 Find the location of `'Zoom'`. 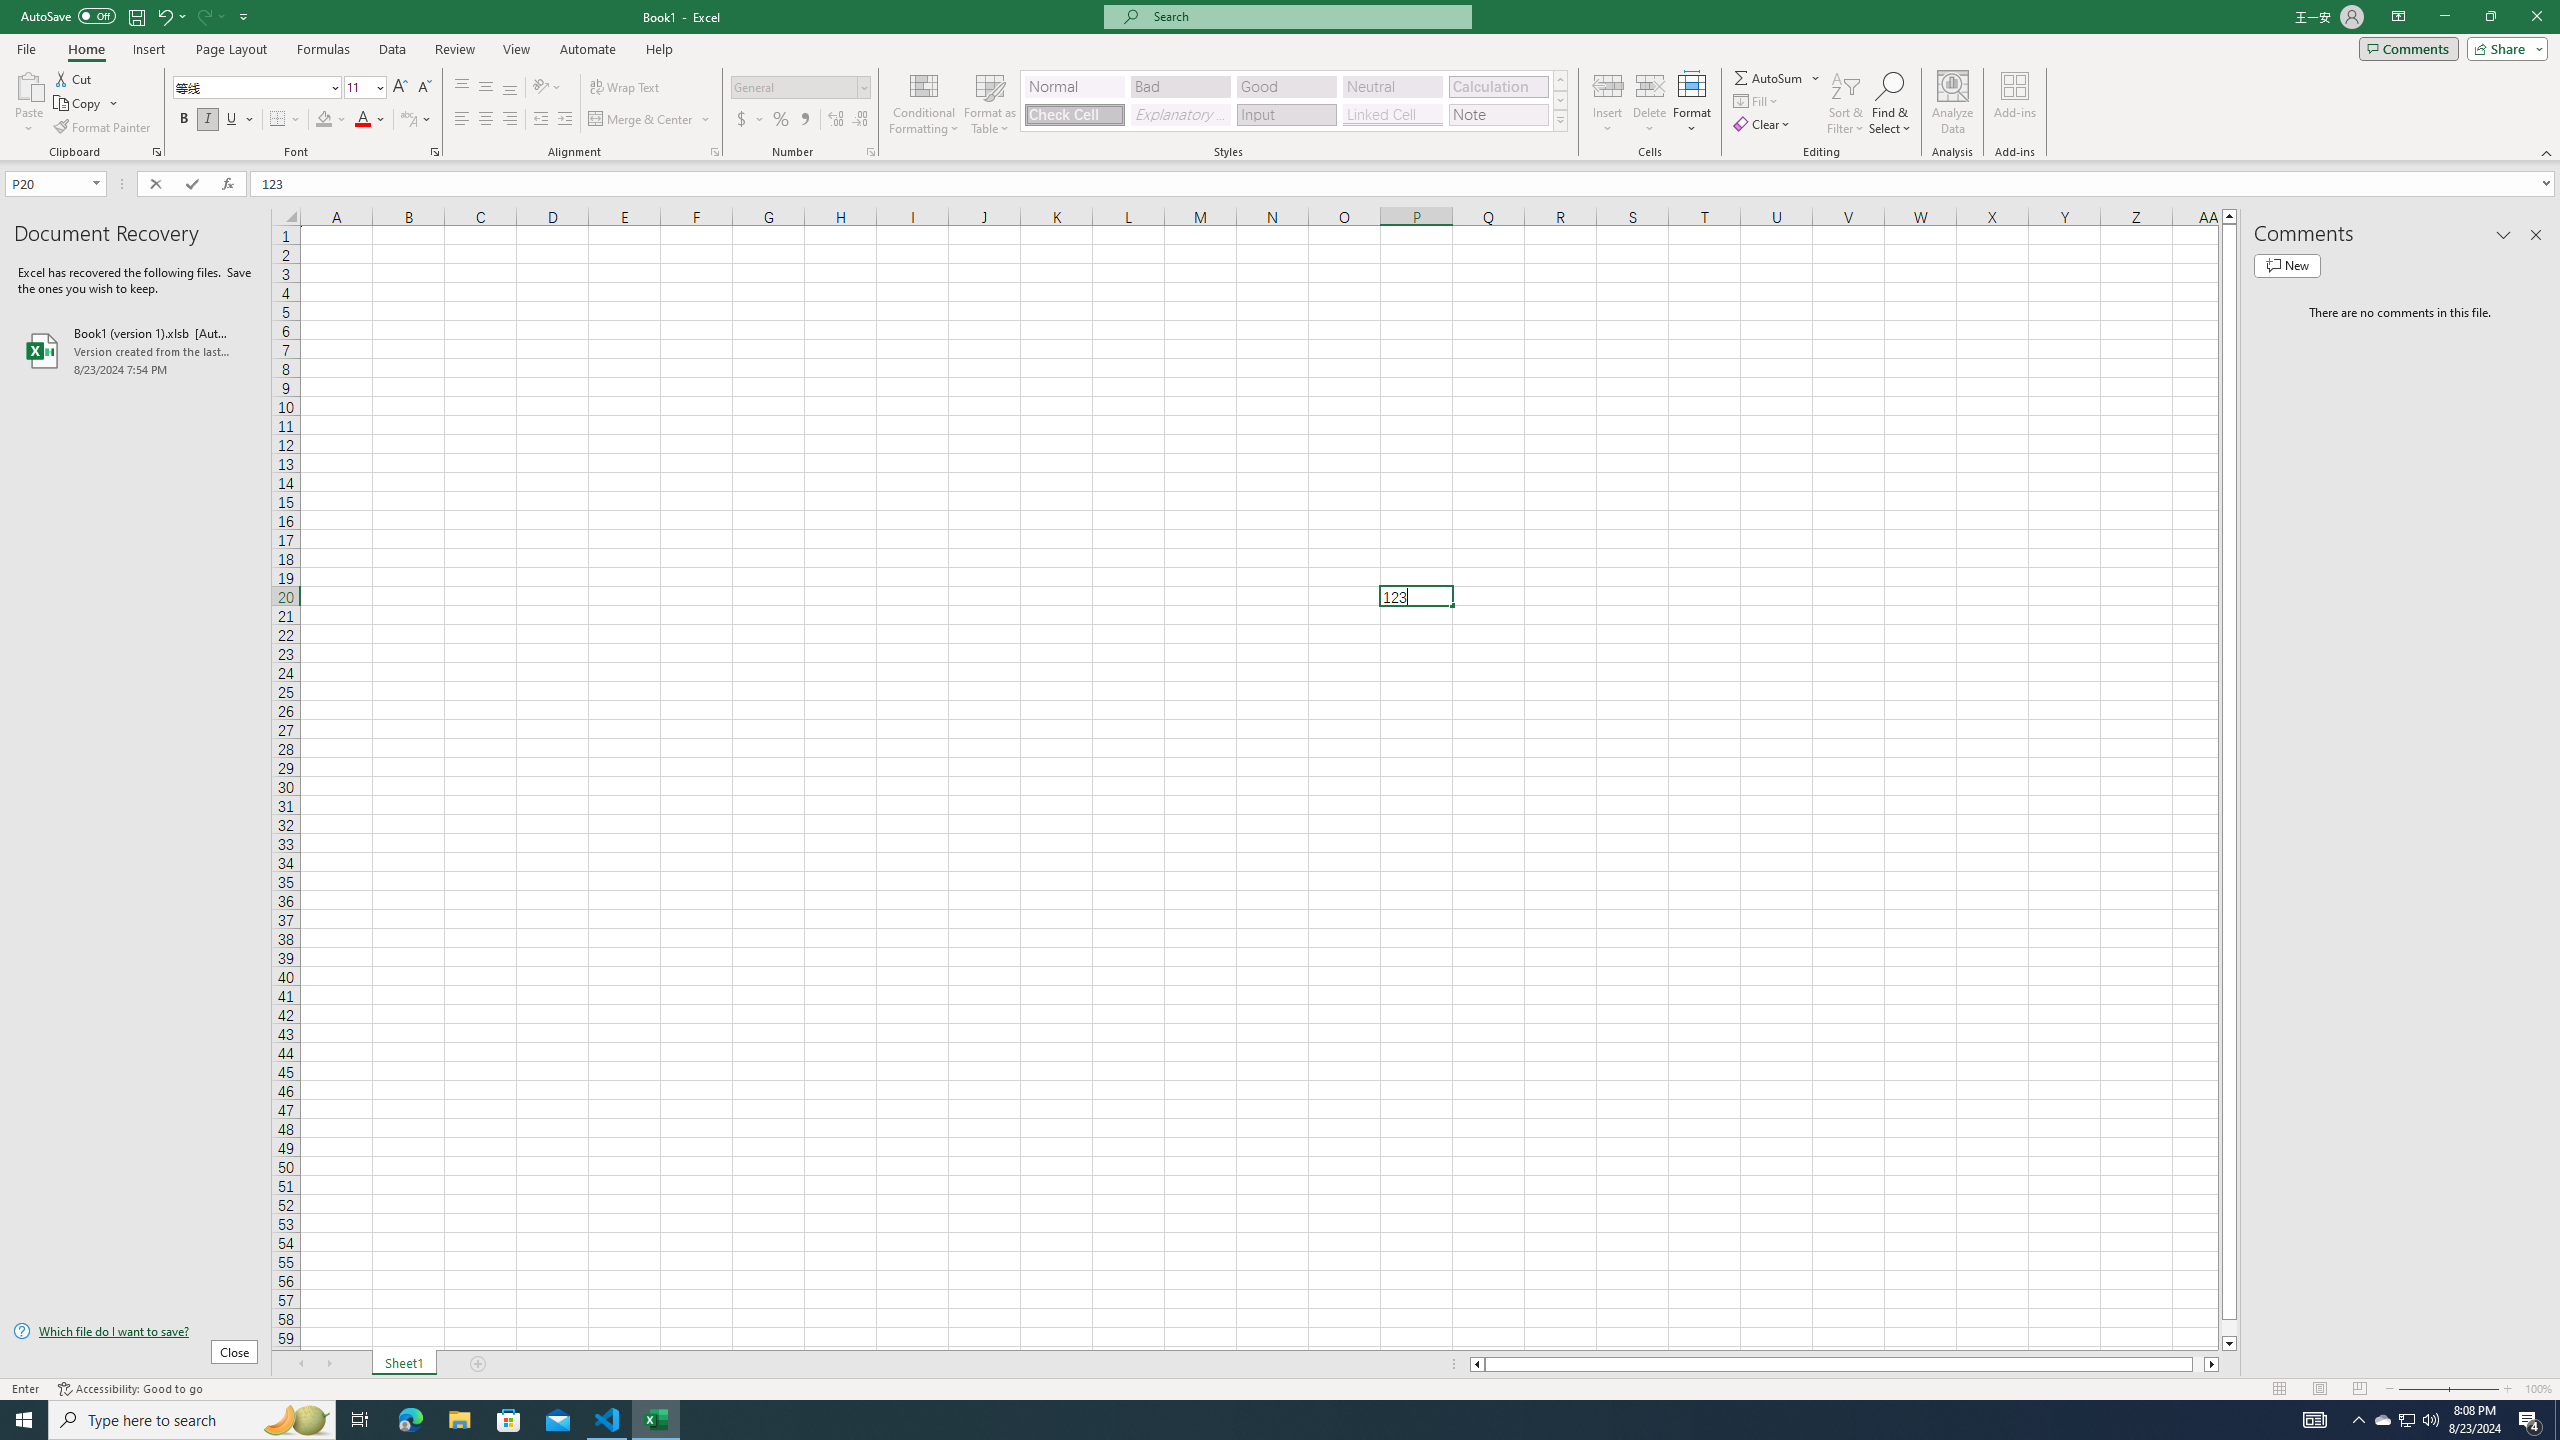

'Zoom' is located at coordinates (2447, 1389).